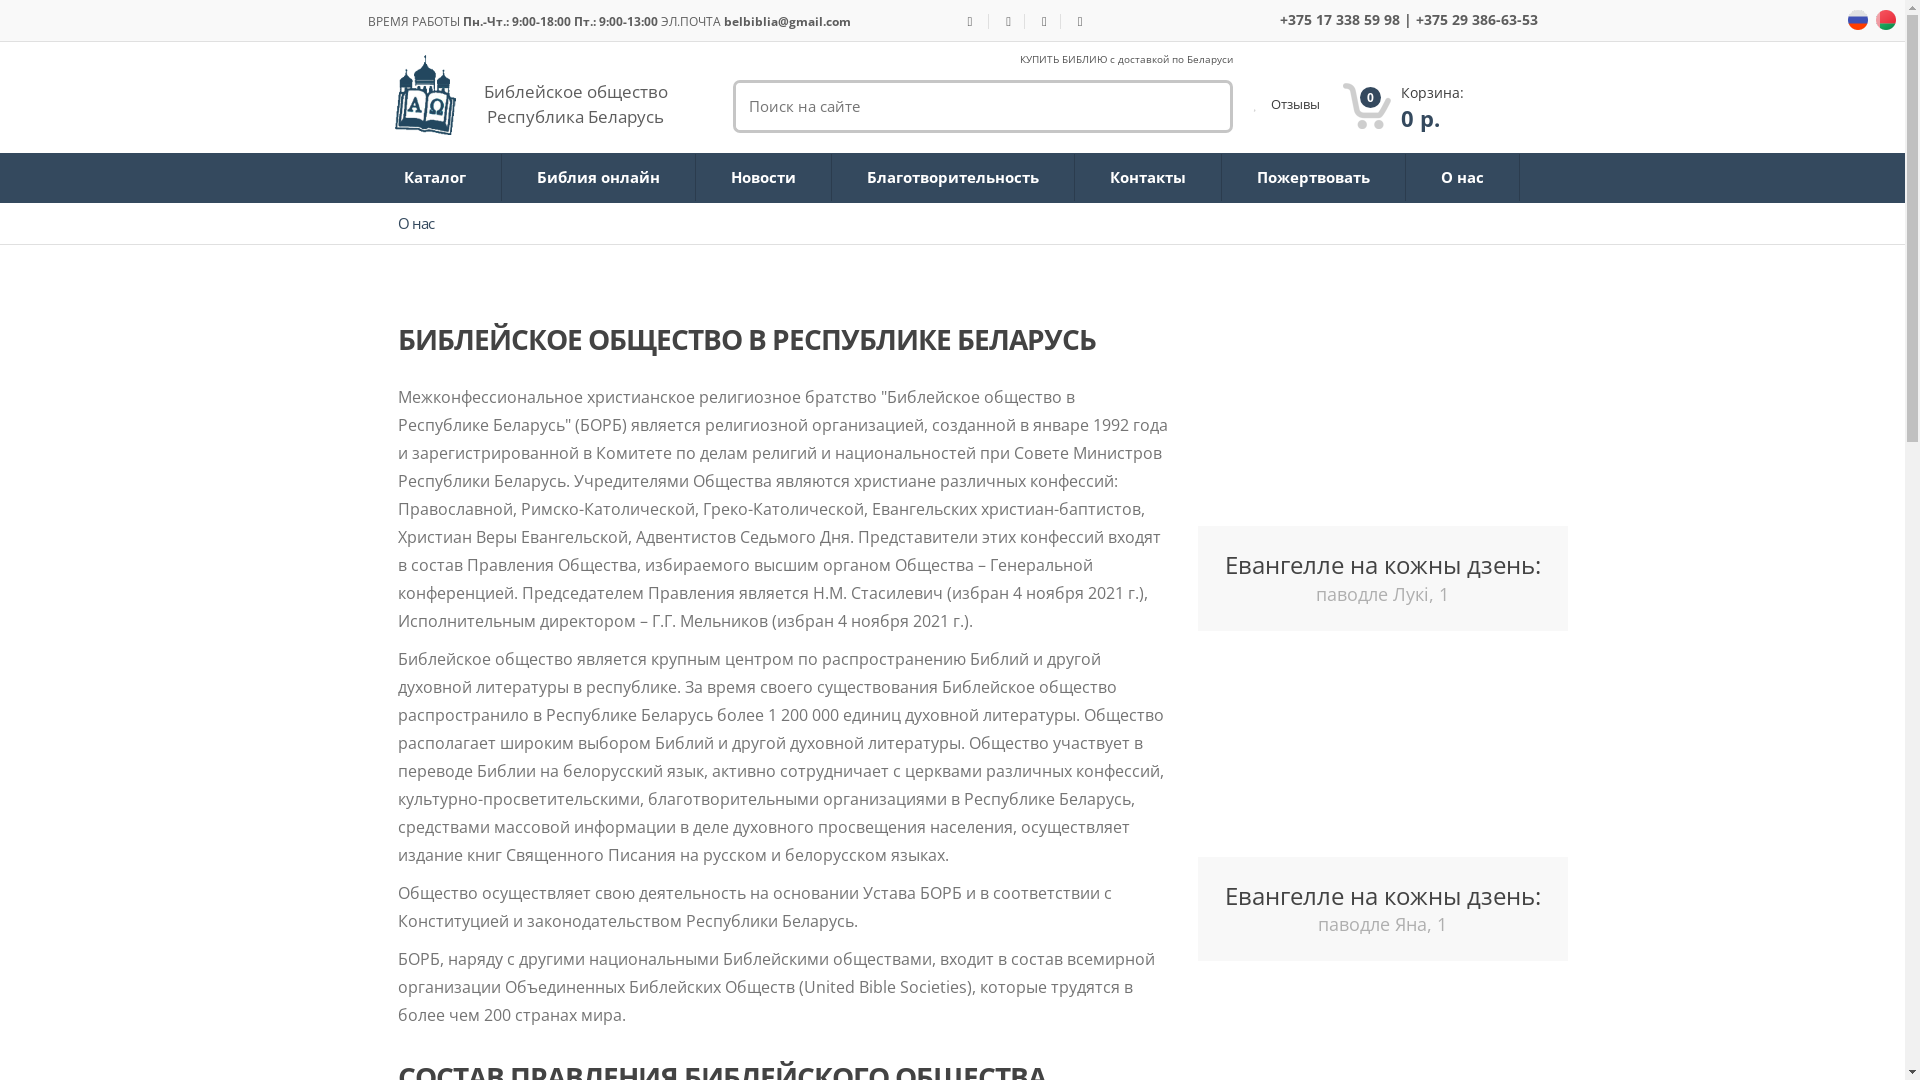 Image resolution: width=1920 pixels, height=1080 pixels. I want to click on 'ru', so click(1885, 18).